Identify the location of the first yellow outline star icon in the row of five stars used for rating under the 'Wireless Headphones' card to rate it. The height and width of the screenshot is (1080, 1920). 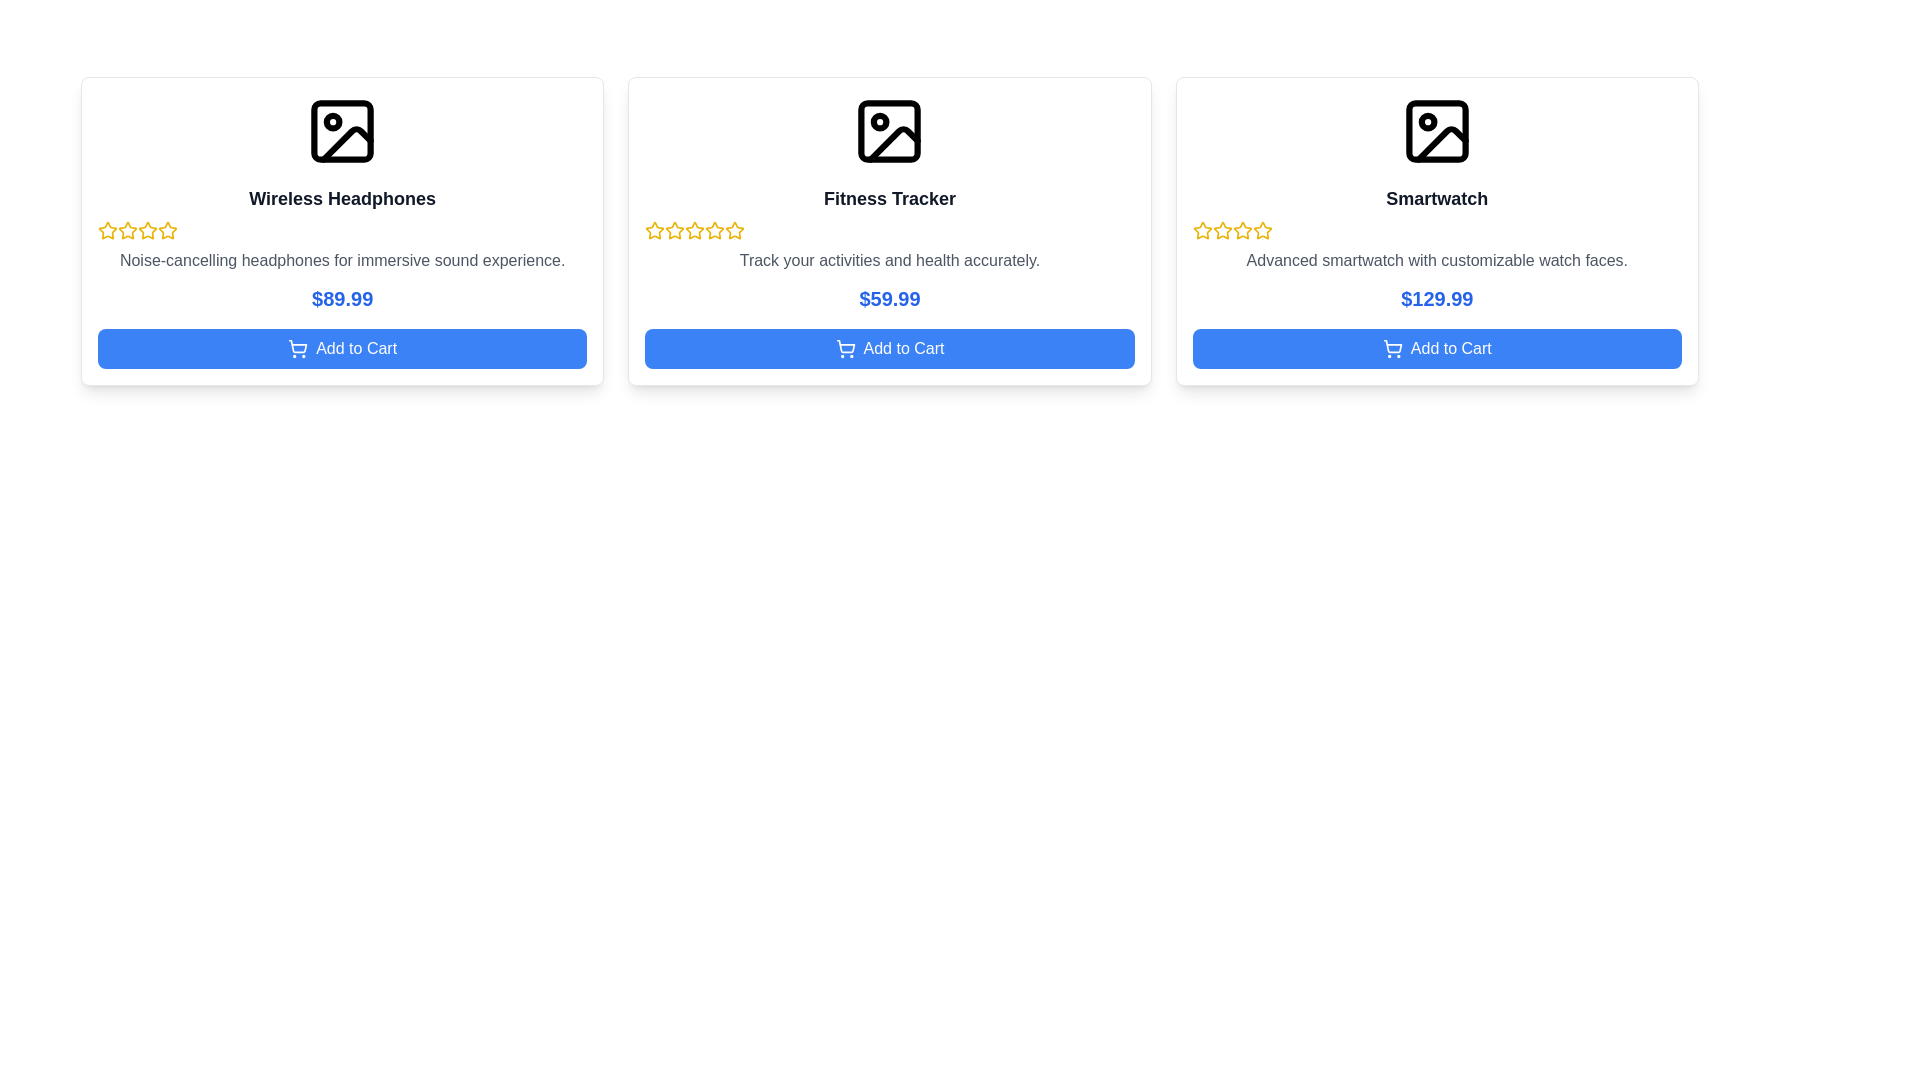
(107, 230).